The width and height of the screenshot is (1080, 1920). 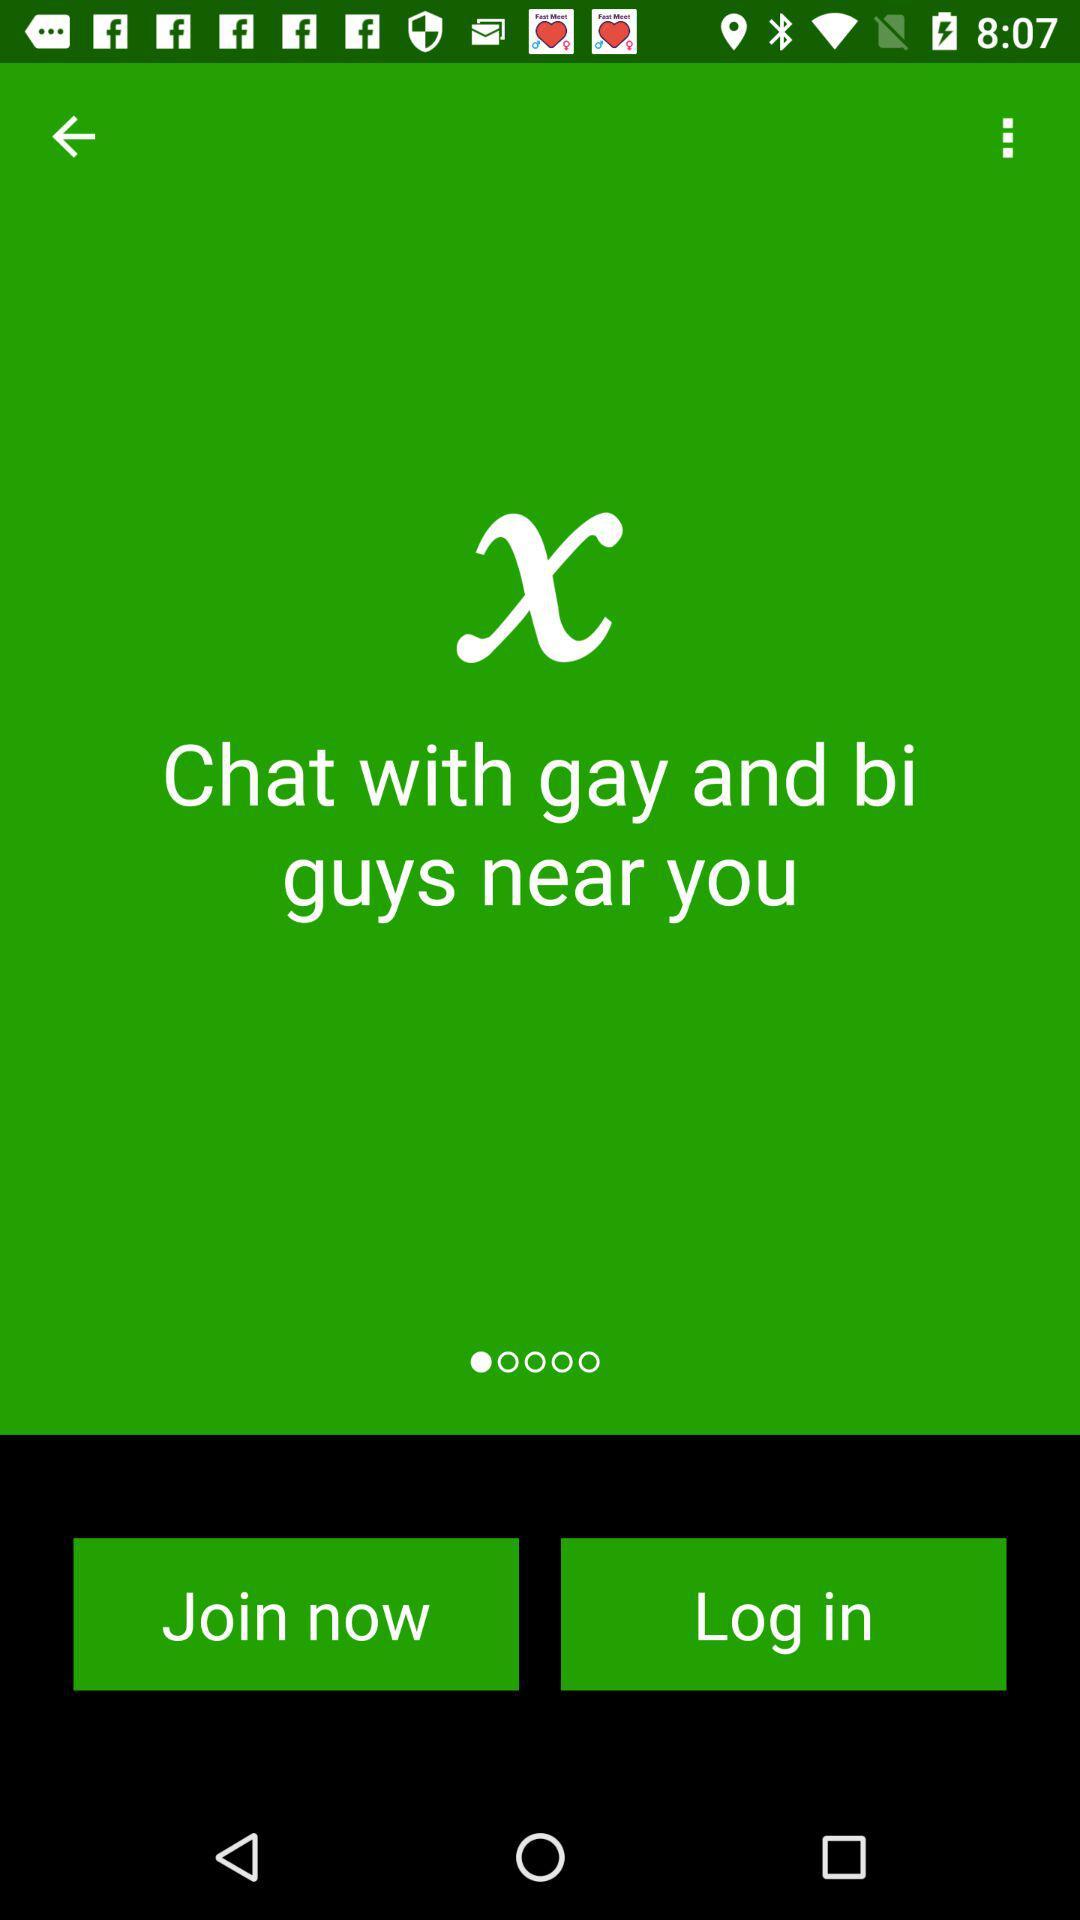 I want to click on the log in item, so click(x=782, y=1614).